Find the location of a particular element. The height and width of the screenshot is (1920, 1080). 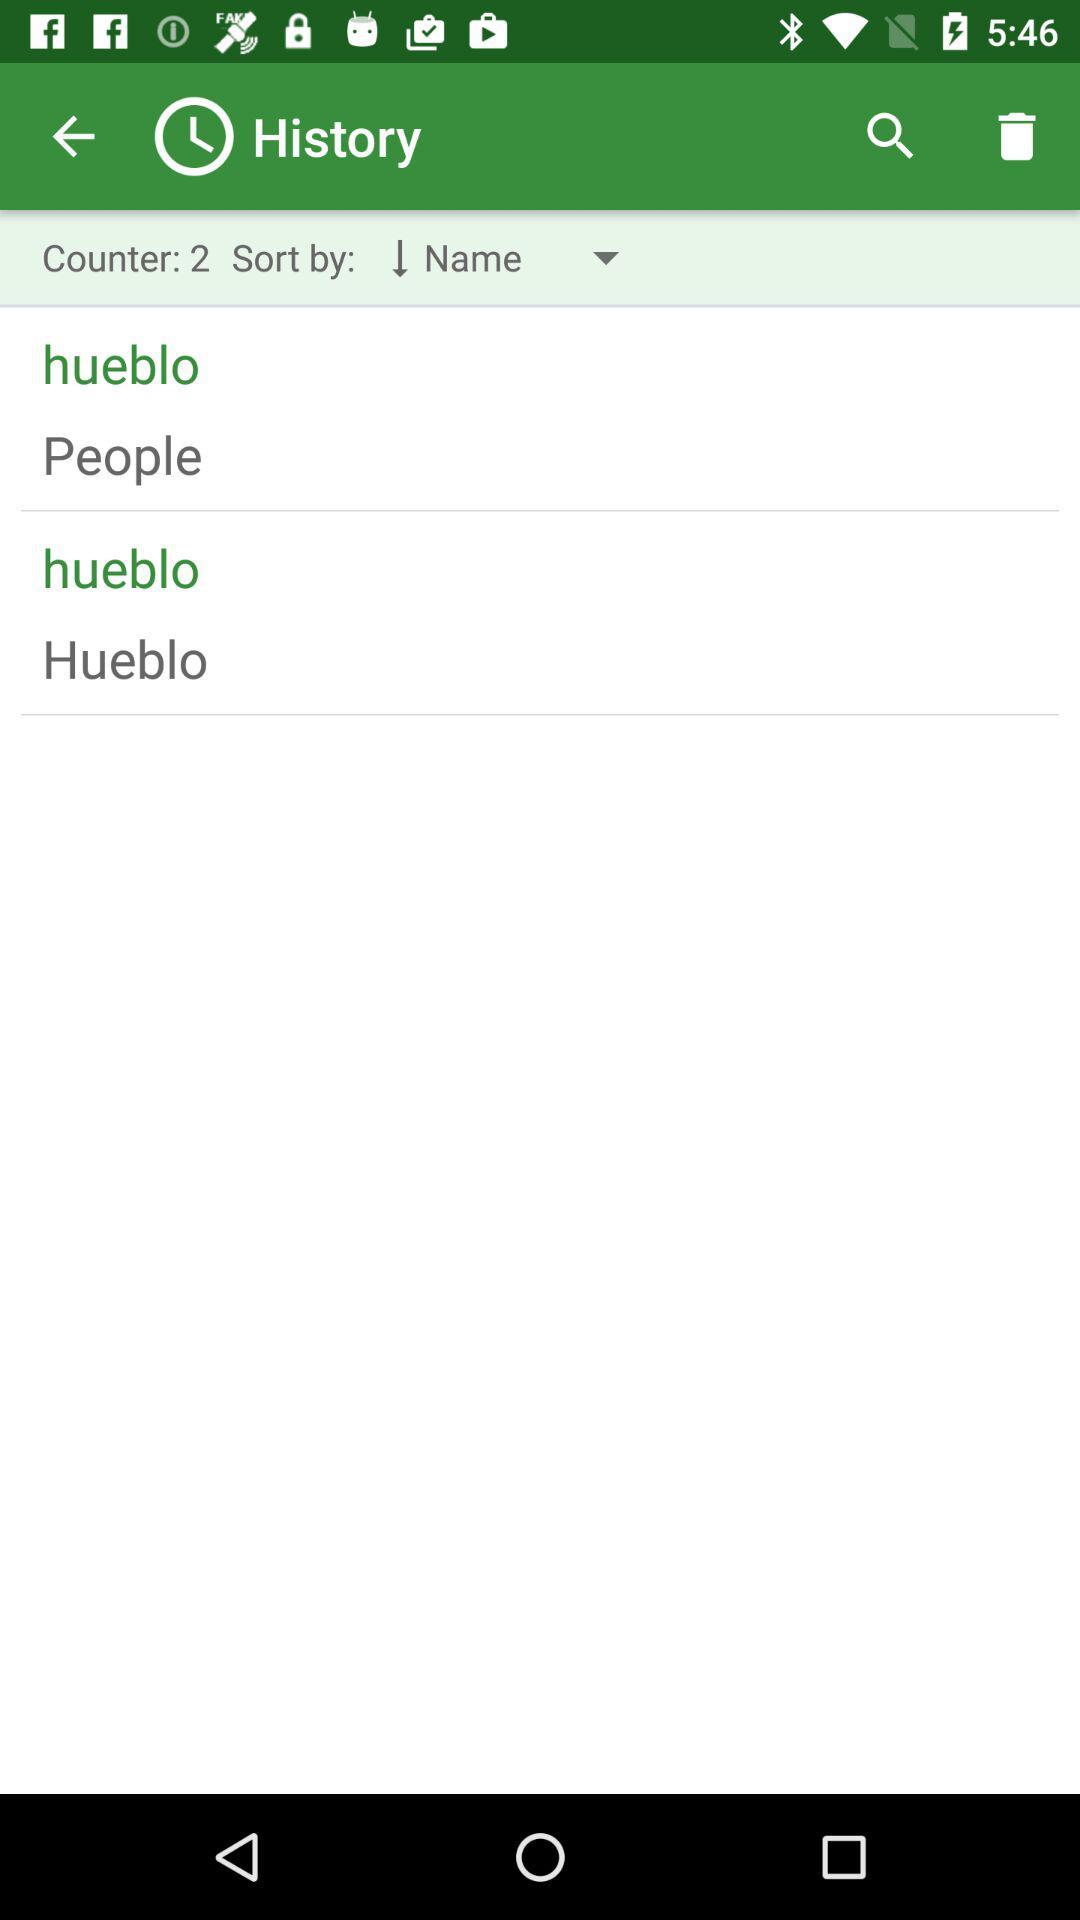

the delete icon which is at the right top corner is located at coordinates (1017, 136).